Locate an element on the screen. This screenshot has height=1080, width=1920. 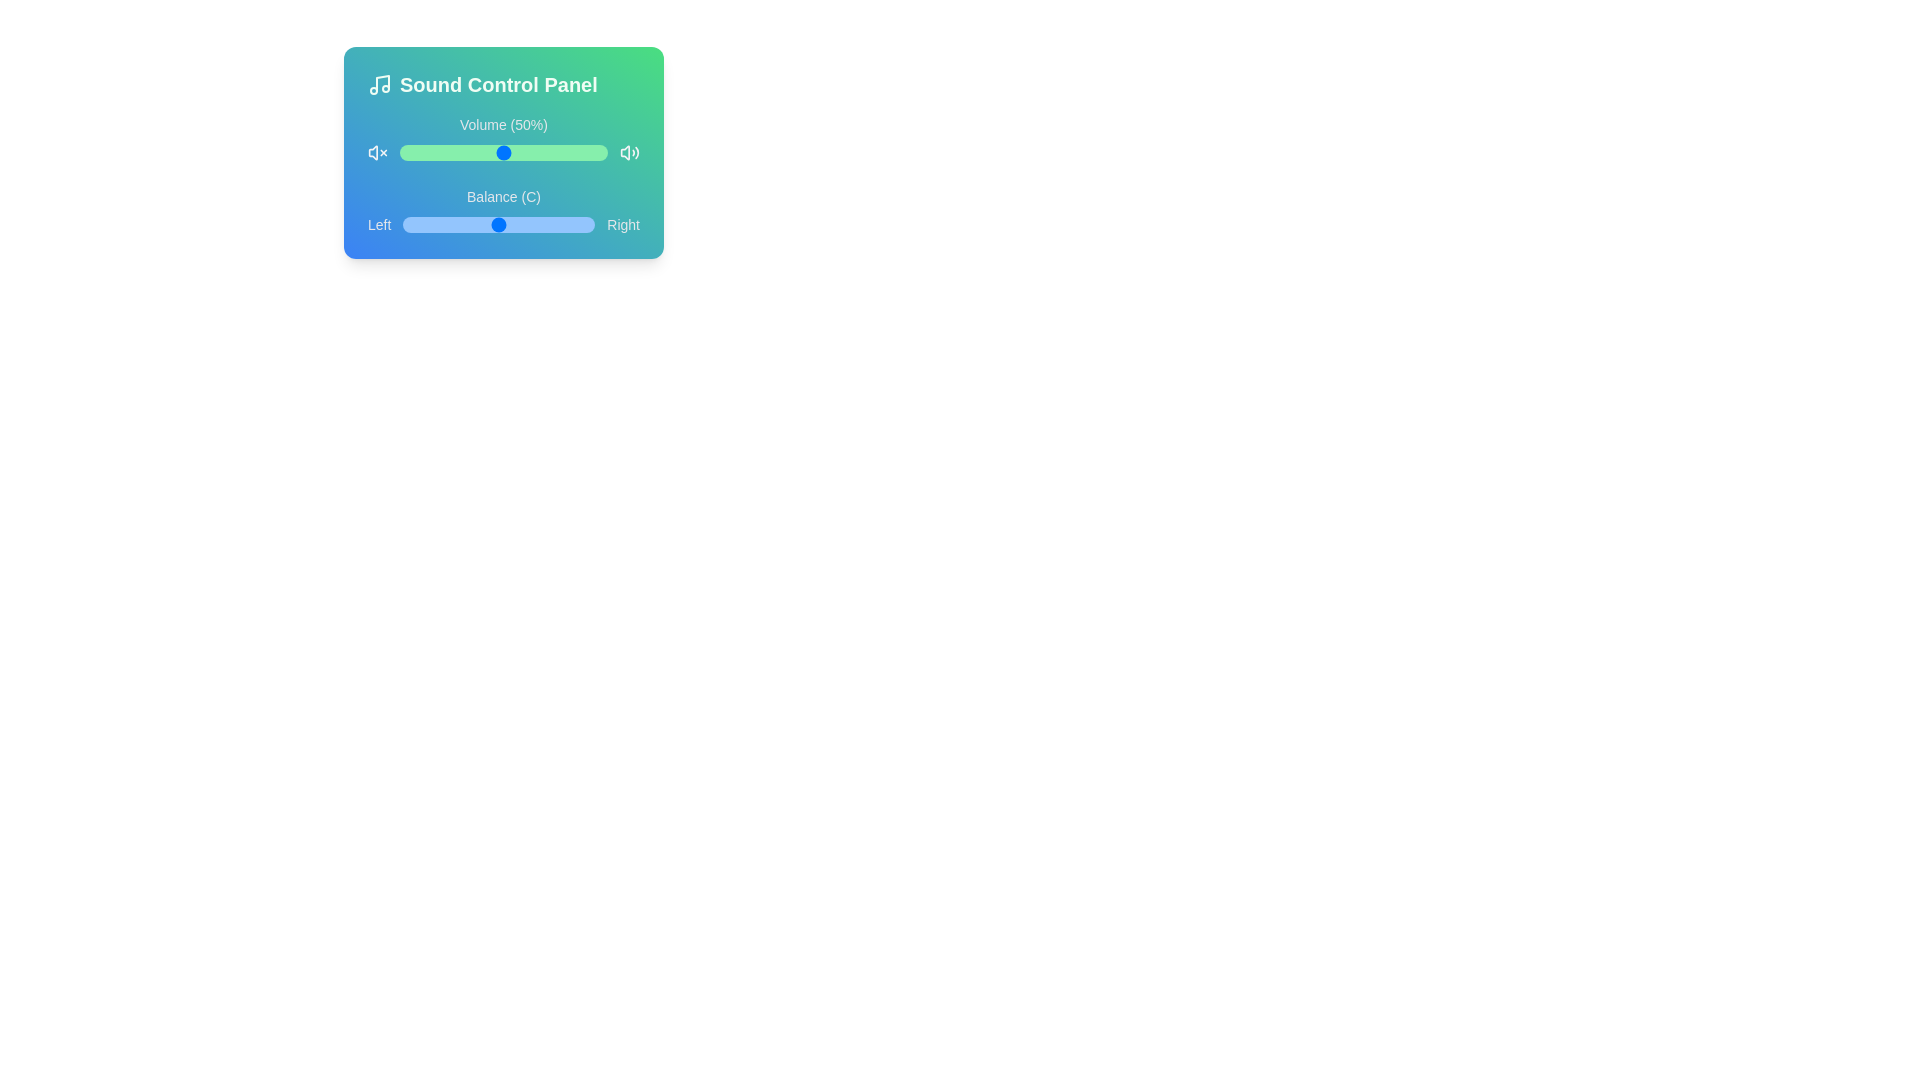
the volume level is located at coordinates (573, 152).